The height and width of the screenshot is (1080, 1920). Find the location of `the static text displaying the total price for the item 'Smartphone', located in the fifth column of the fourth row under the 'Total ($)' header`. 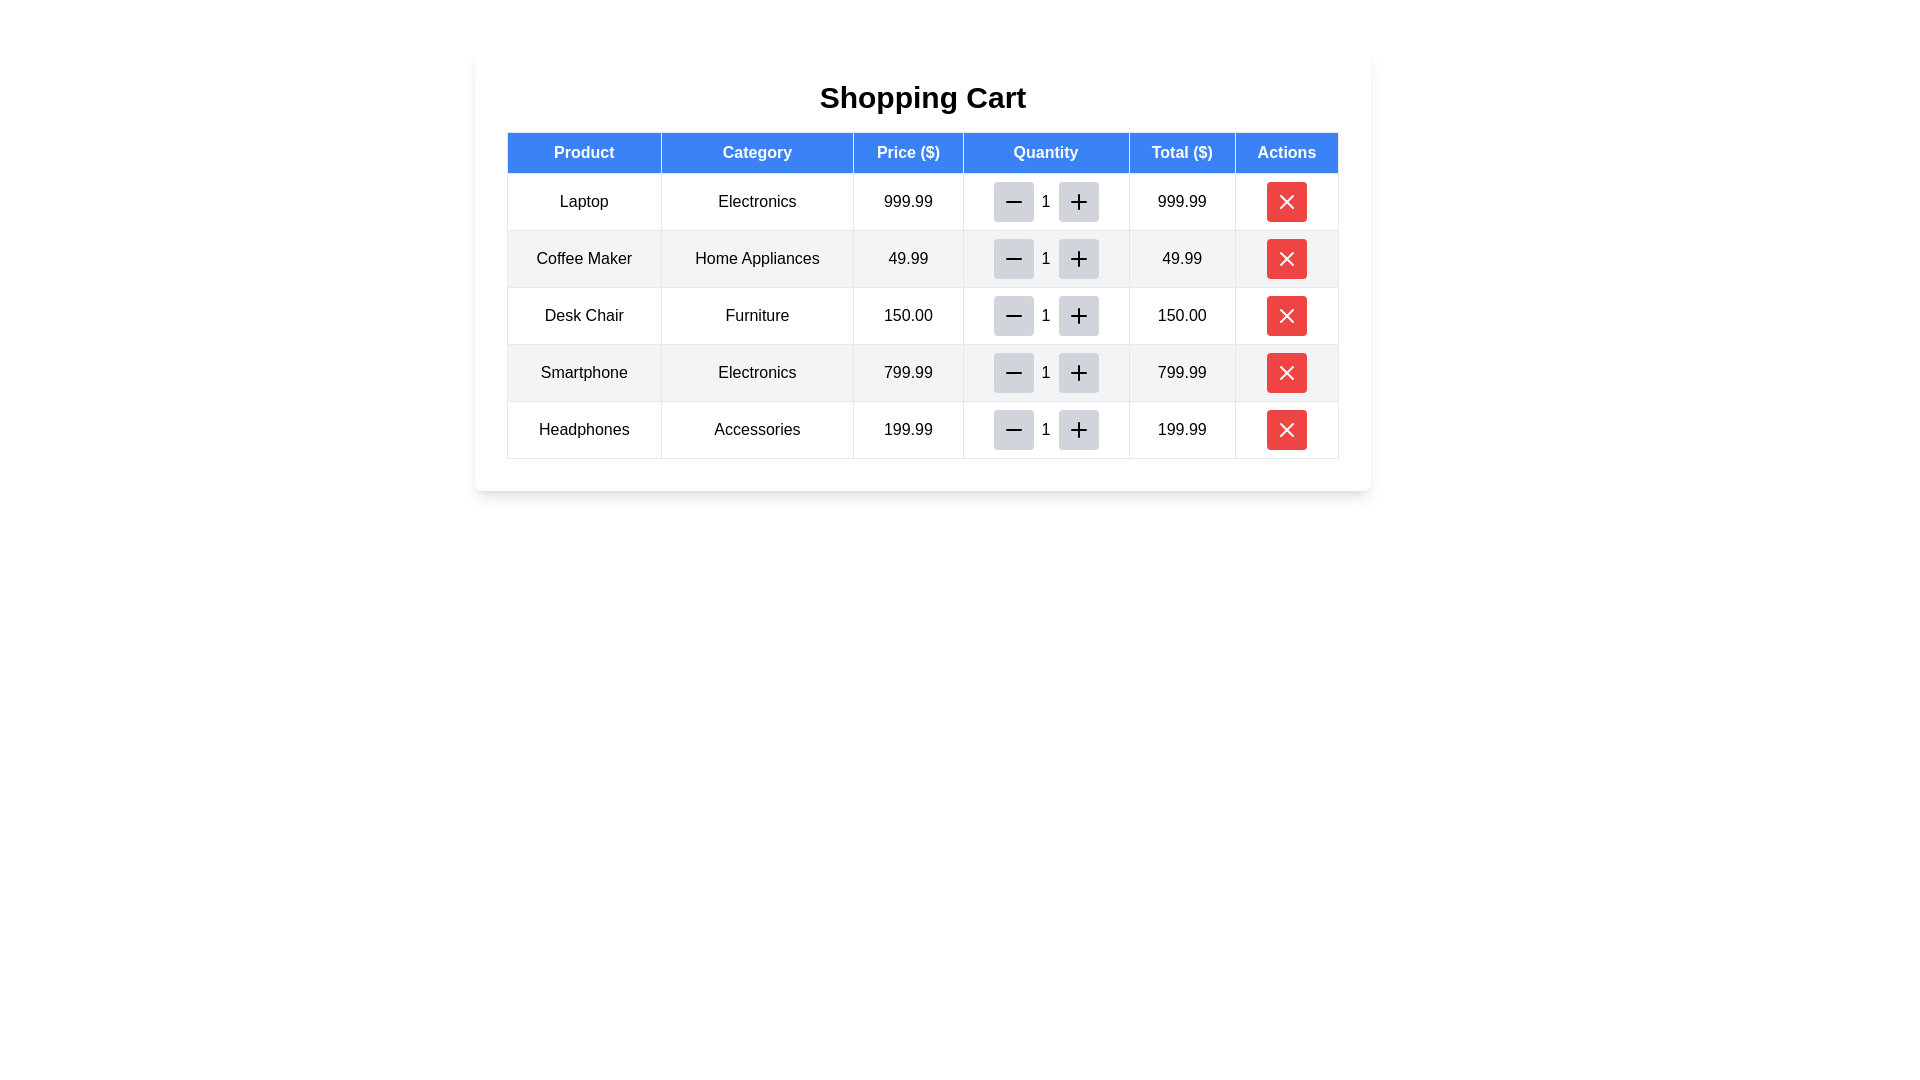

the static text displaying the total price for the item 'Smartphone', located in the fifth column of the fourth row under the 'Total ($)' header is located at coordinates (1182, 373).